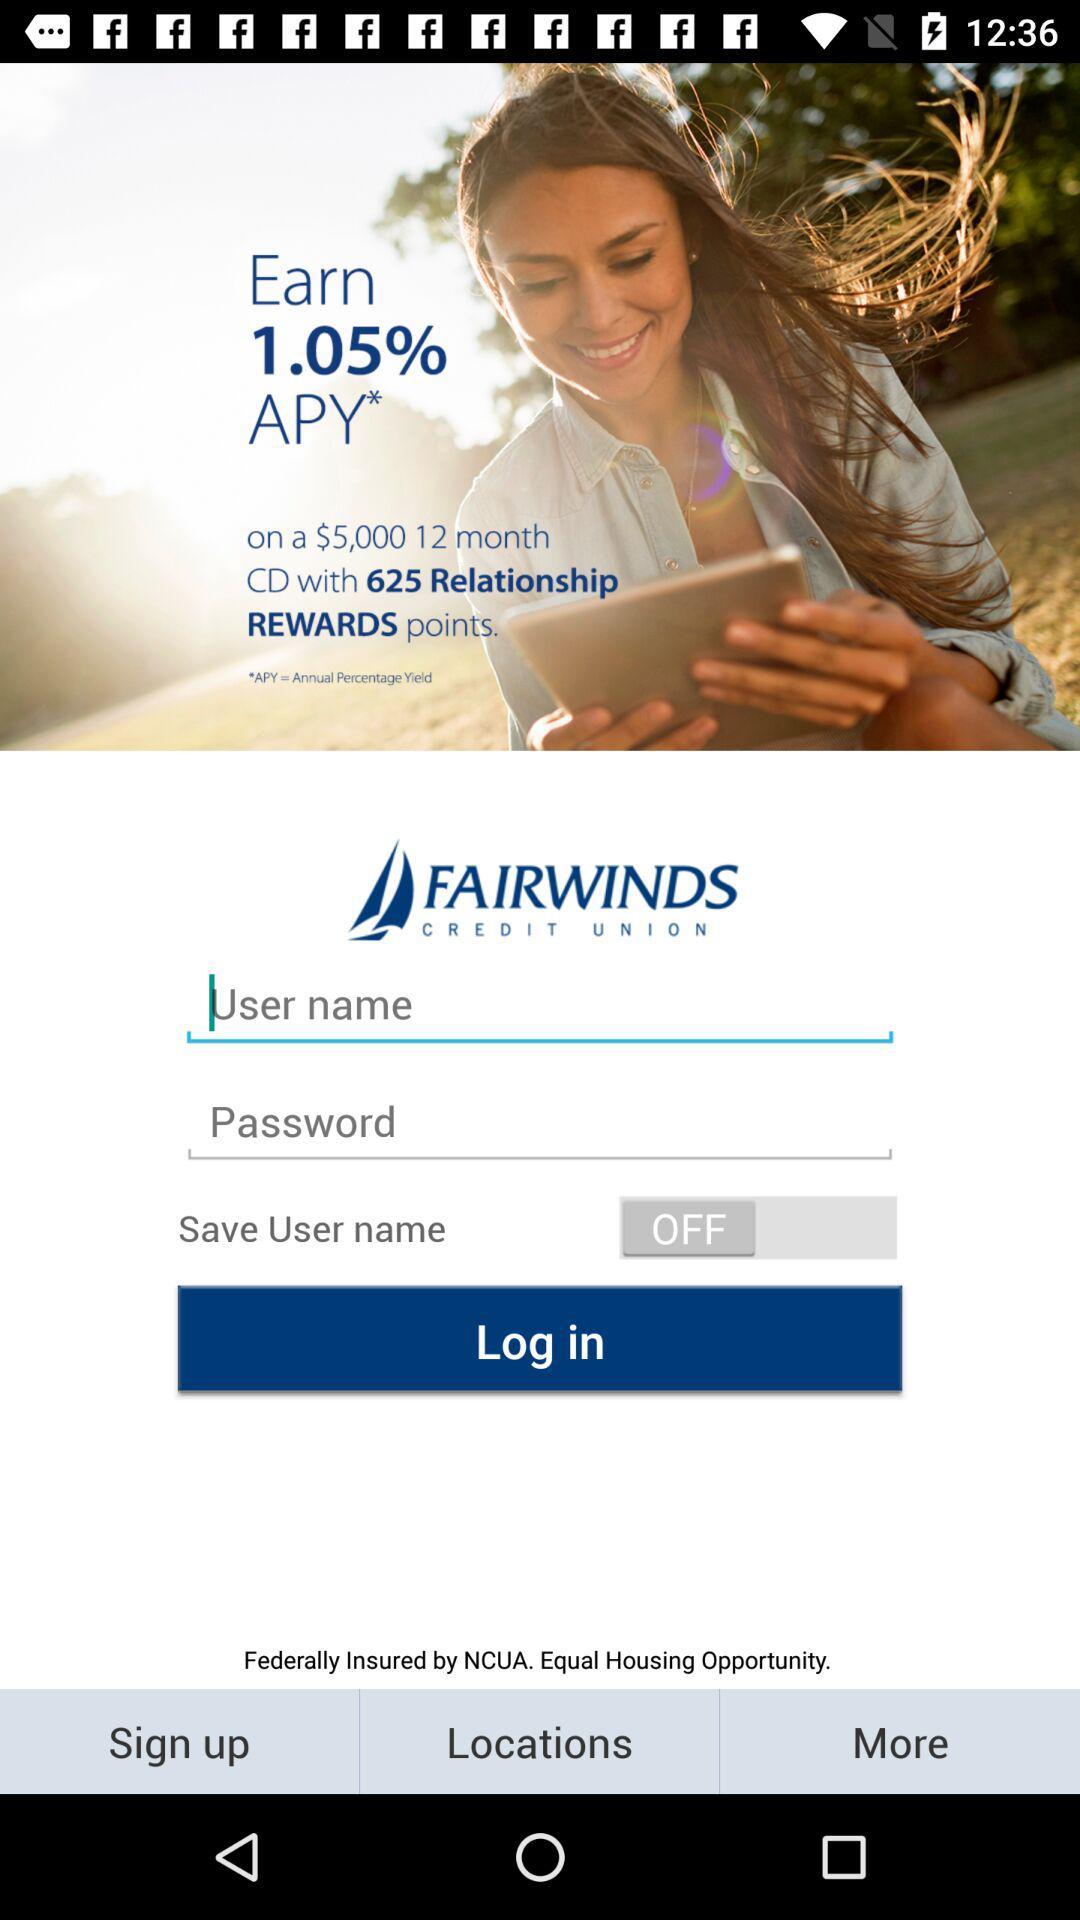 The height and width of the screenshot is (1920, 1080). What do you see at coordinates (758, 1226) in the screenshot?
I see `item above the log in item` at bounding box center [758, 1226].